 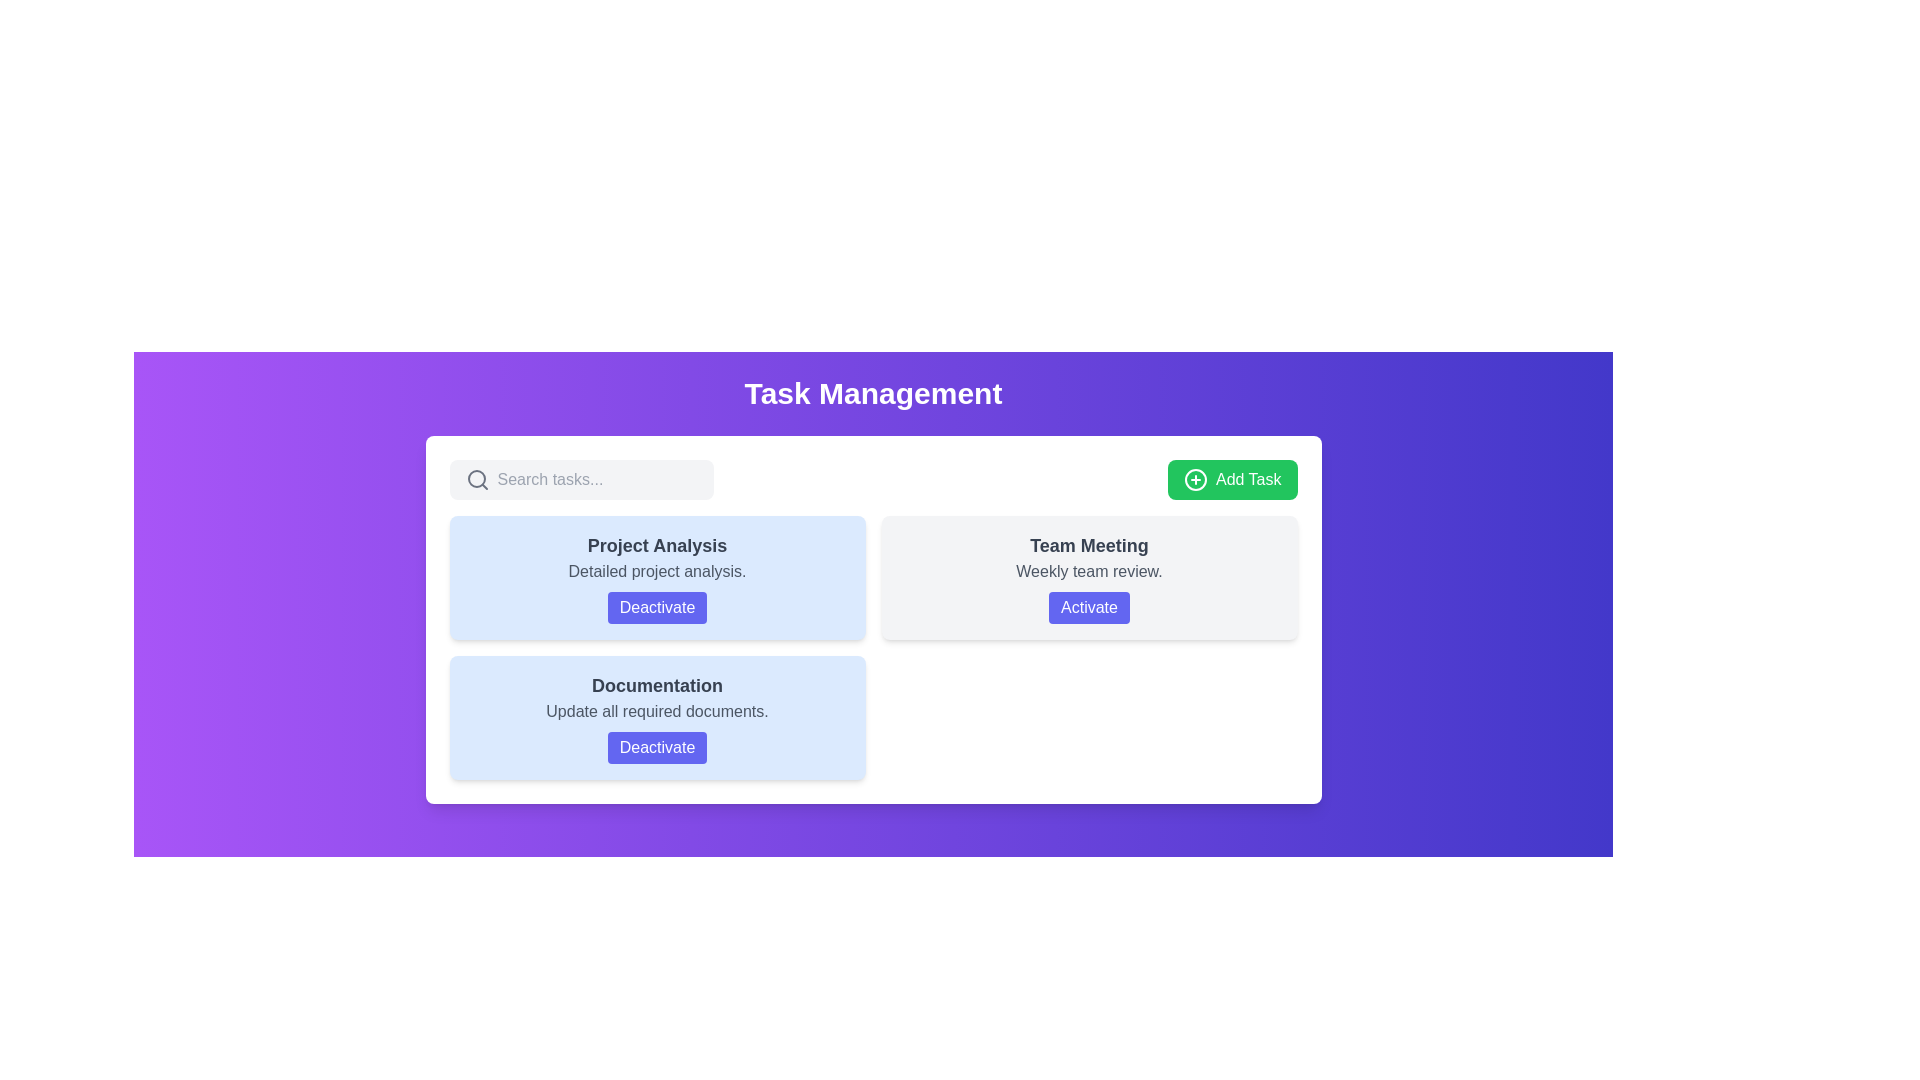 I want to click on the text header that serves as the title or header of the section, providing context and indicating the overall theme of the interface, so click(x=873, y=393).